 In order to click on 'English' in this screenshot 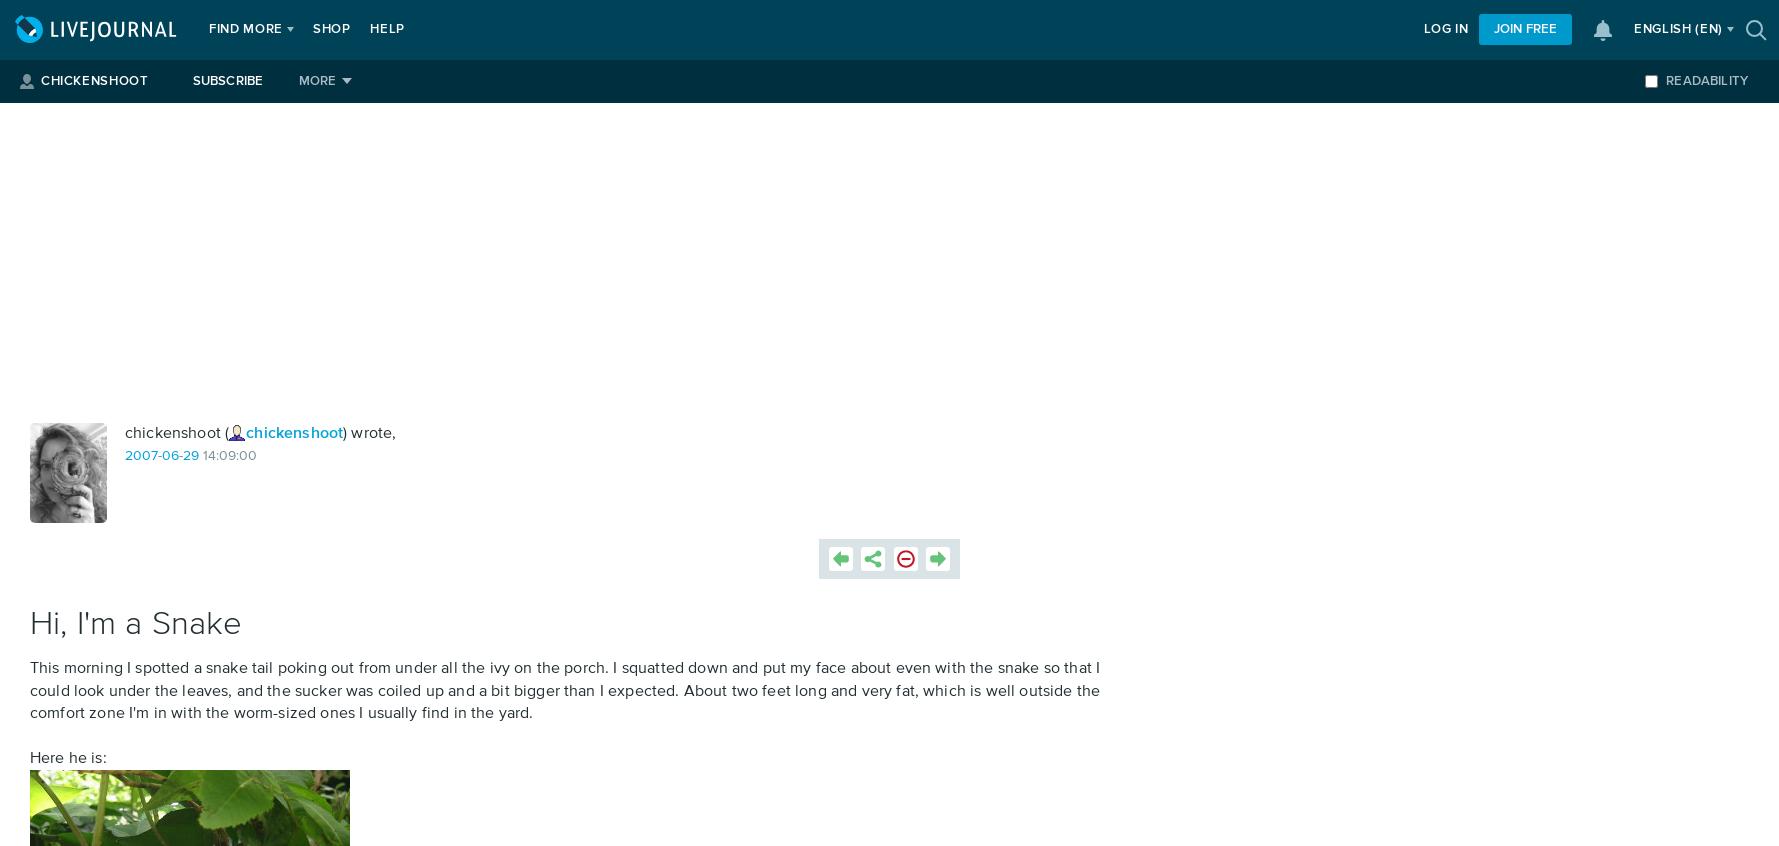, I will do `click(1633, 28)`.